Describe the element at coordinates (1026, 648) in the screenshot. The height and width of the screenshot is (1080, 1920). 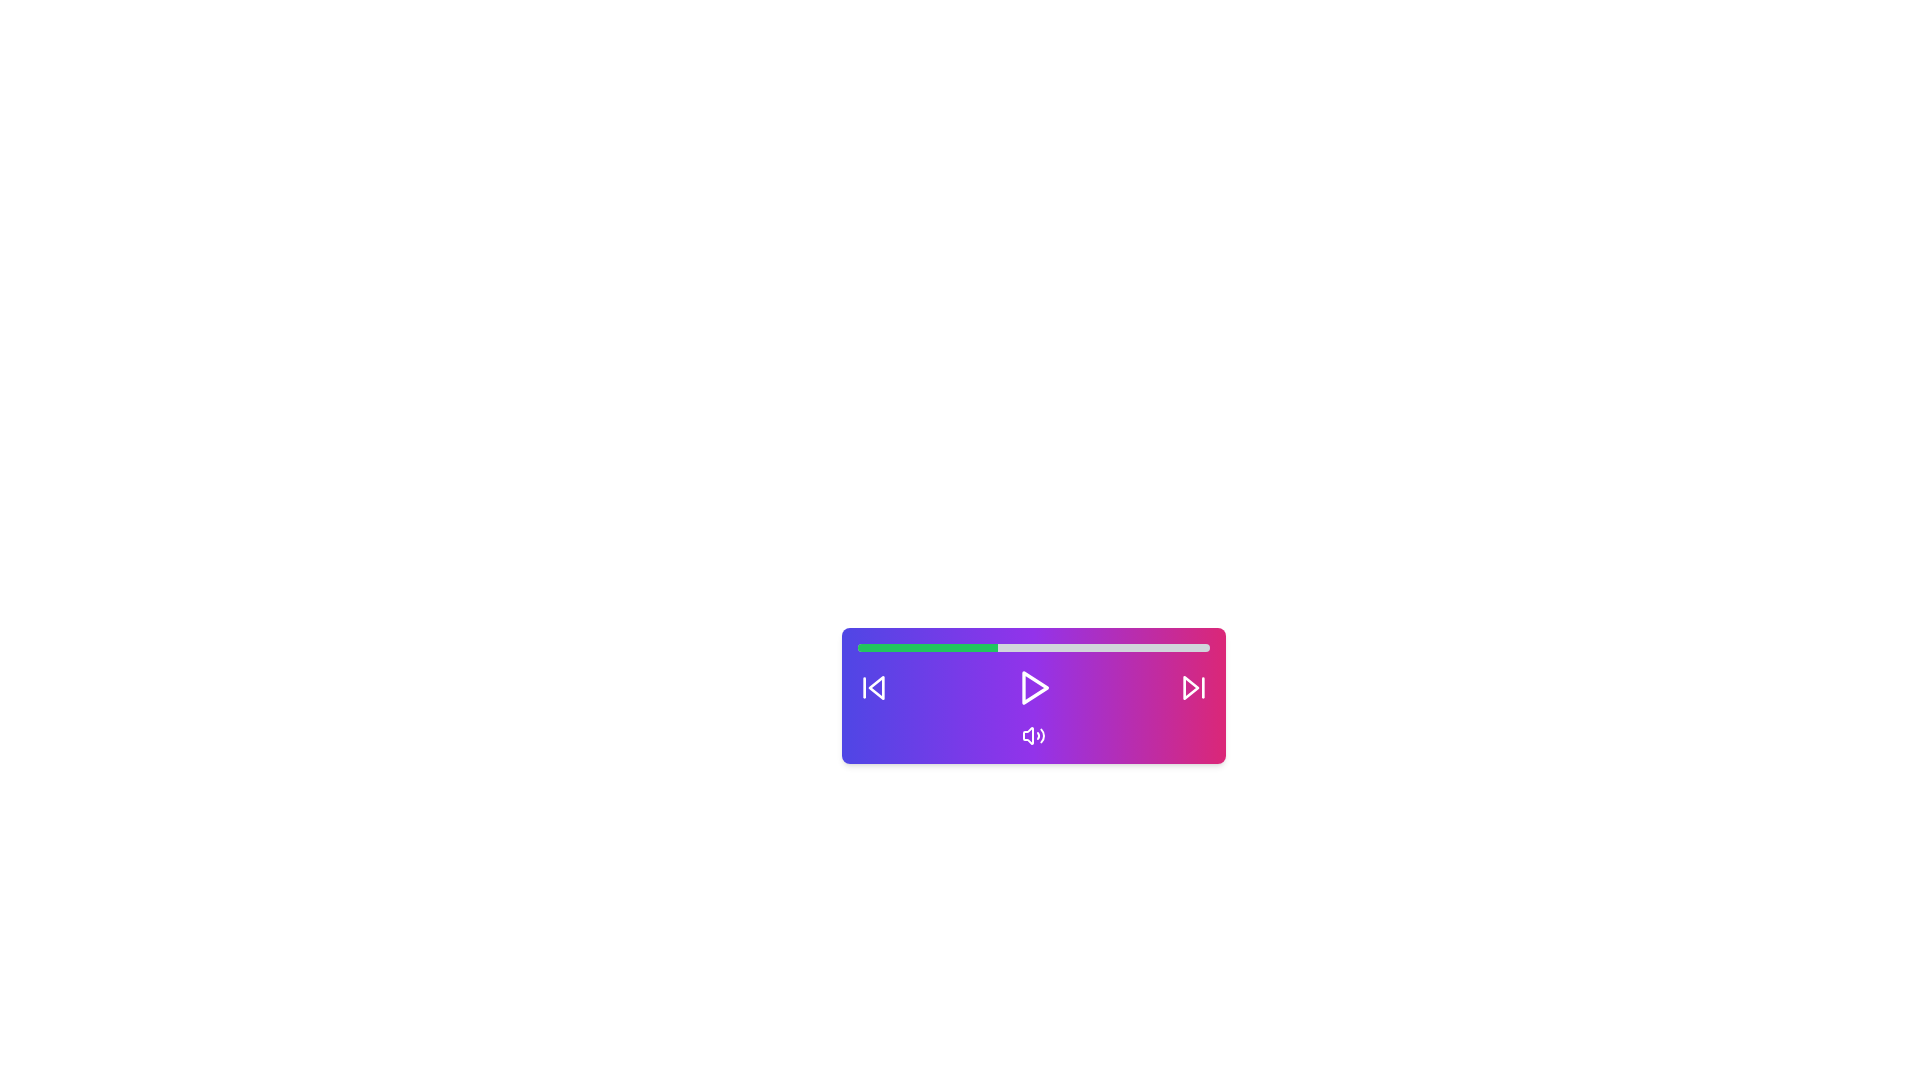
I see `the volume to 48 percent` at that location.